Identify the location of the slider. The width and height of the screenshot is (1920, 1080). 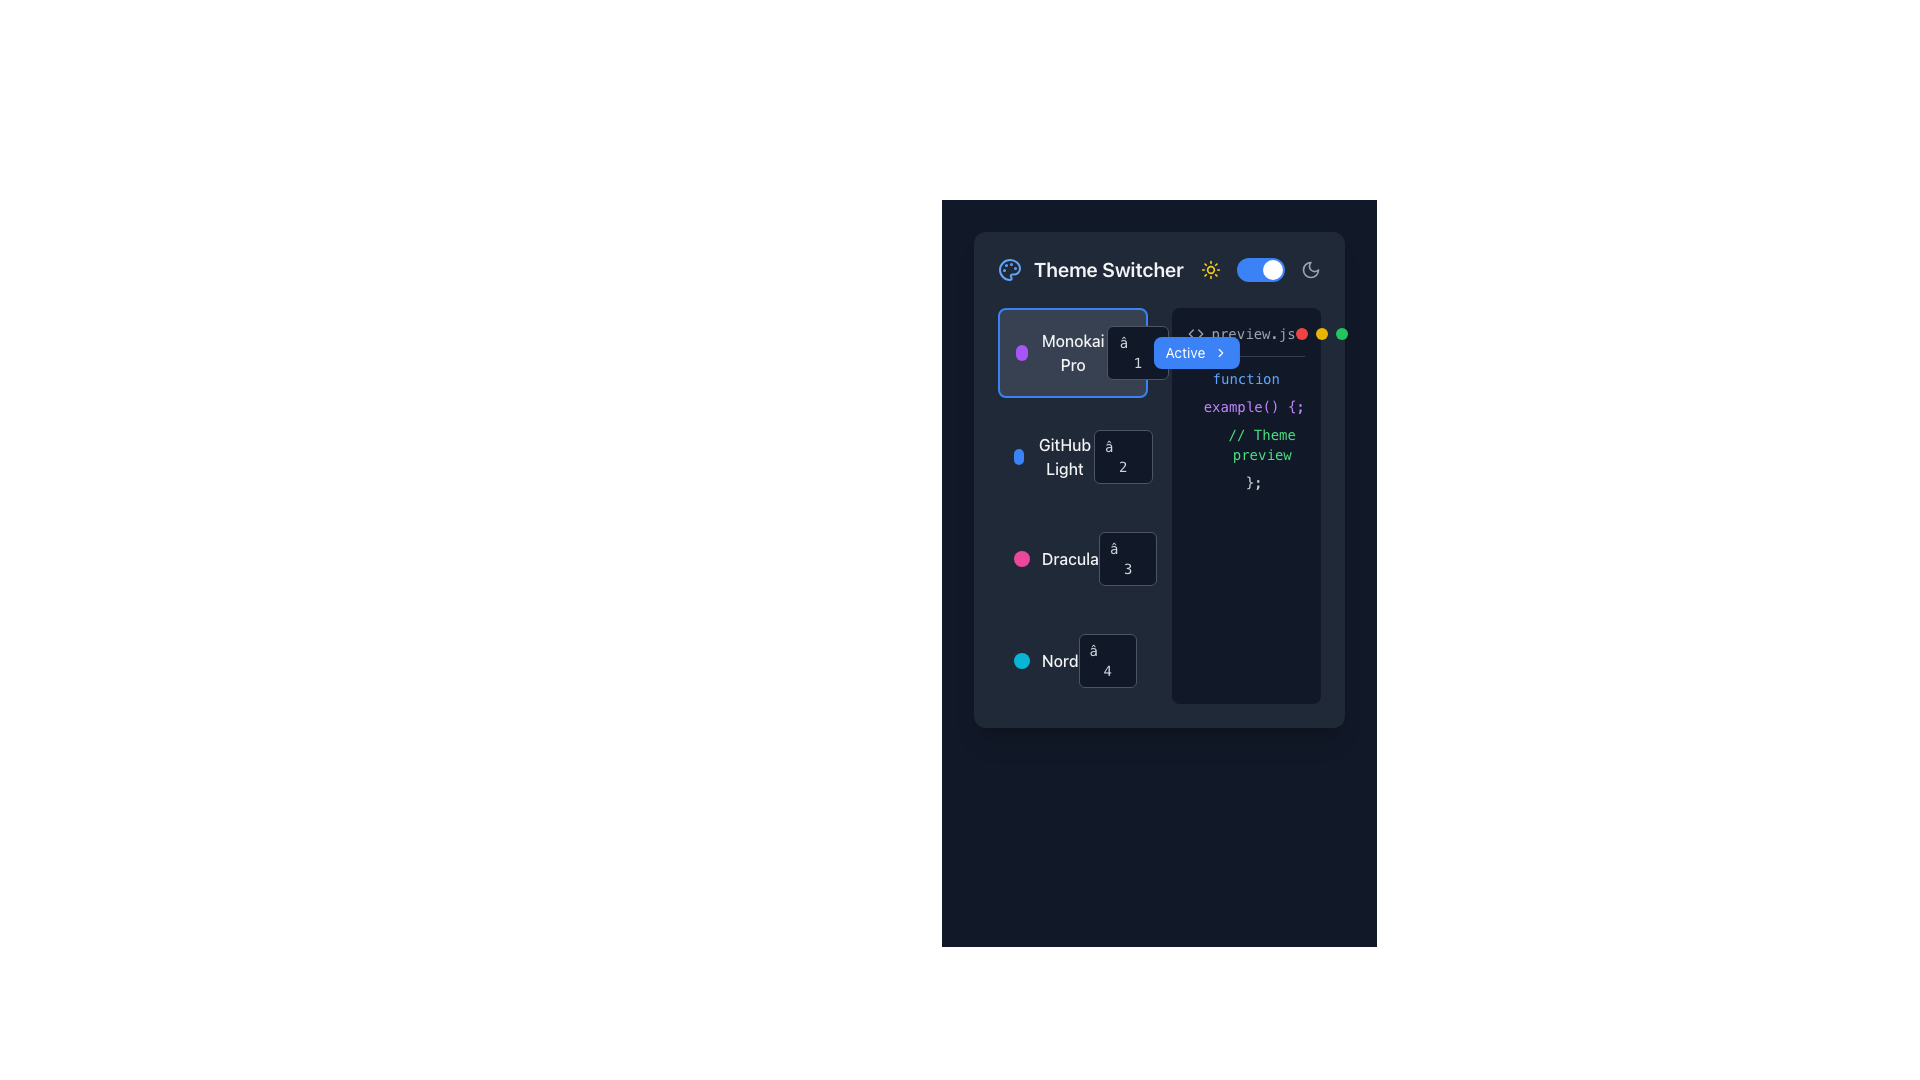
(1284, 270).